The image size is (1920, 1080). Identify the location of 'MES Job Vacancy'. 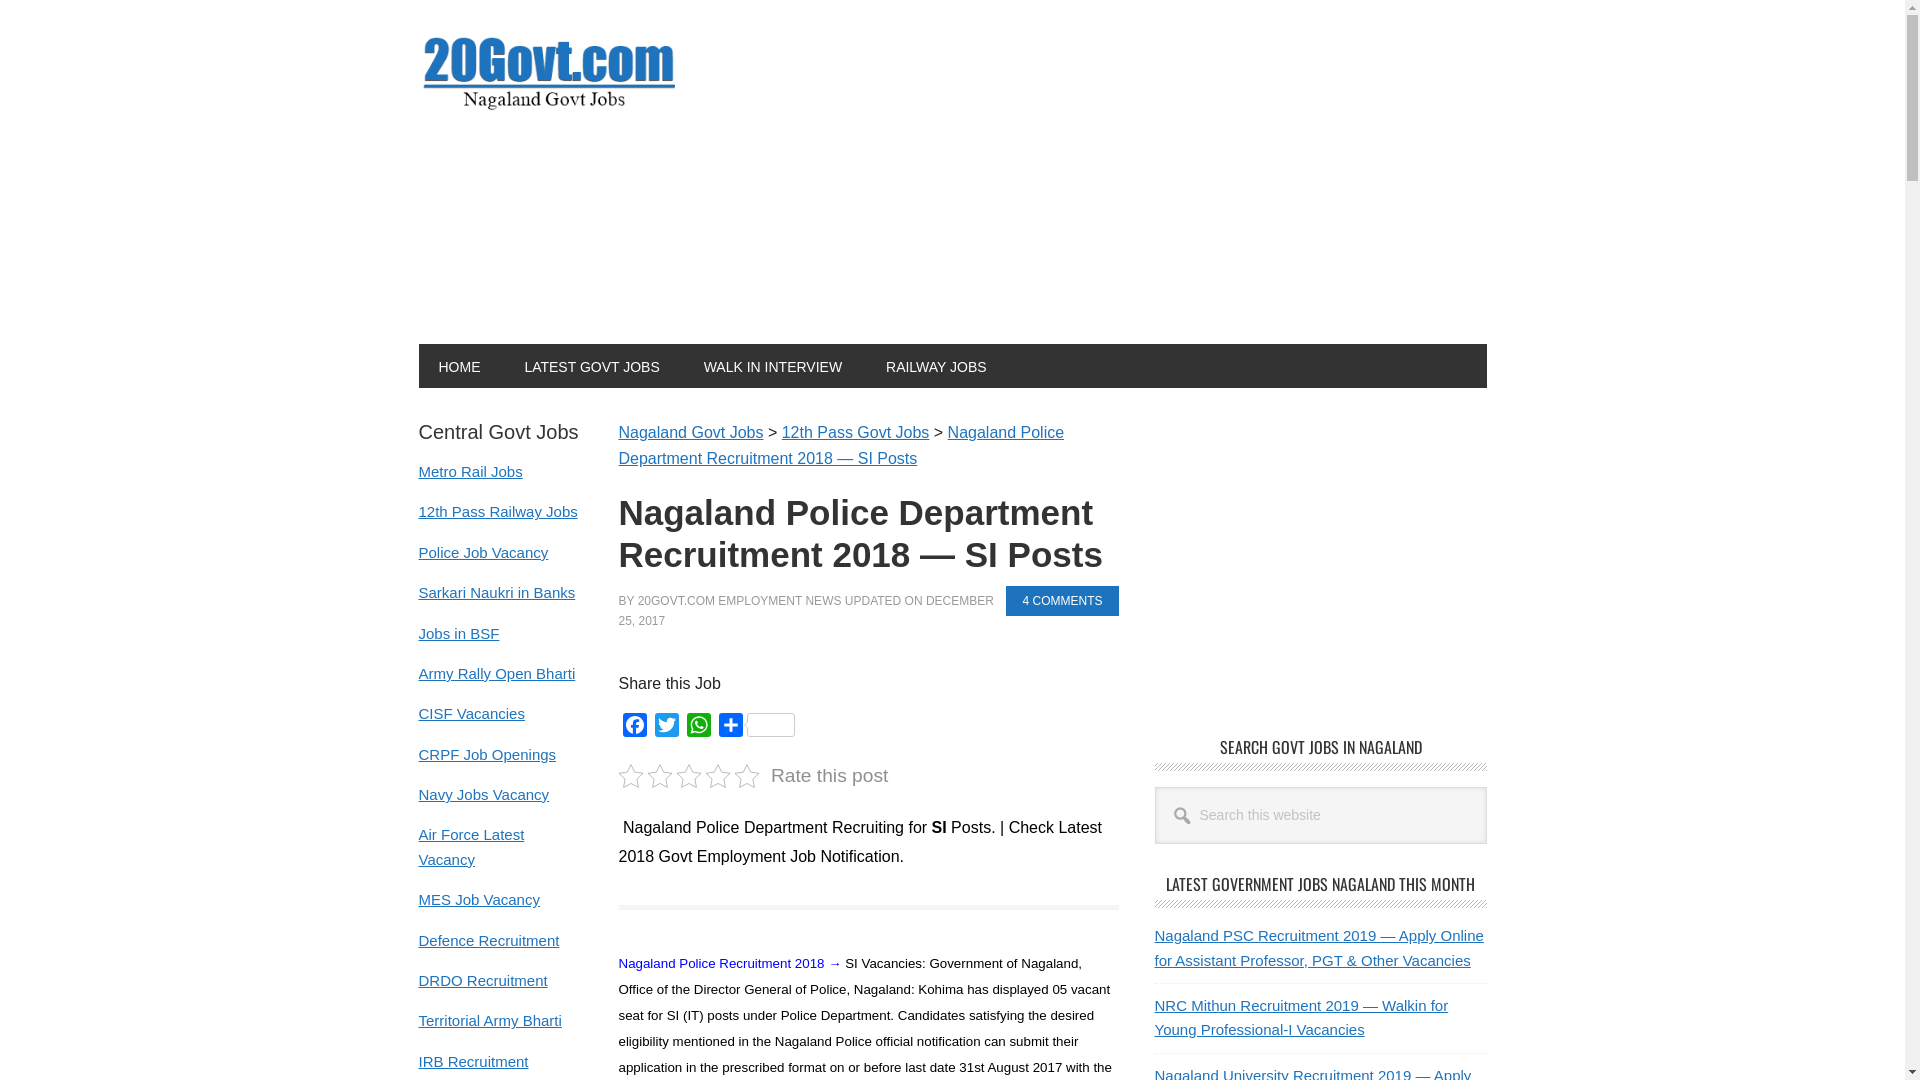
(477, 898).